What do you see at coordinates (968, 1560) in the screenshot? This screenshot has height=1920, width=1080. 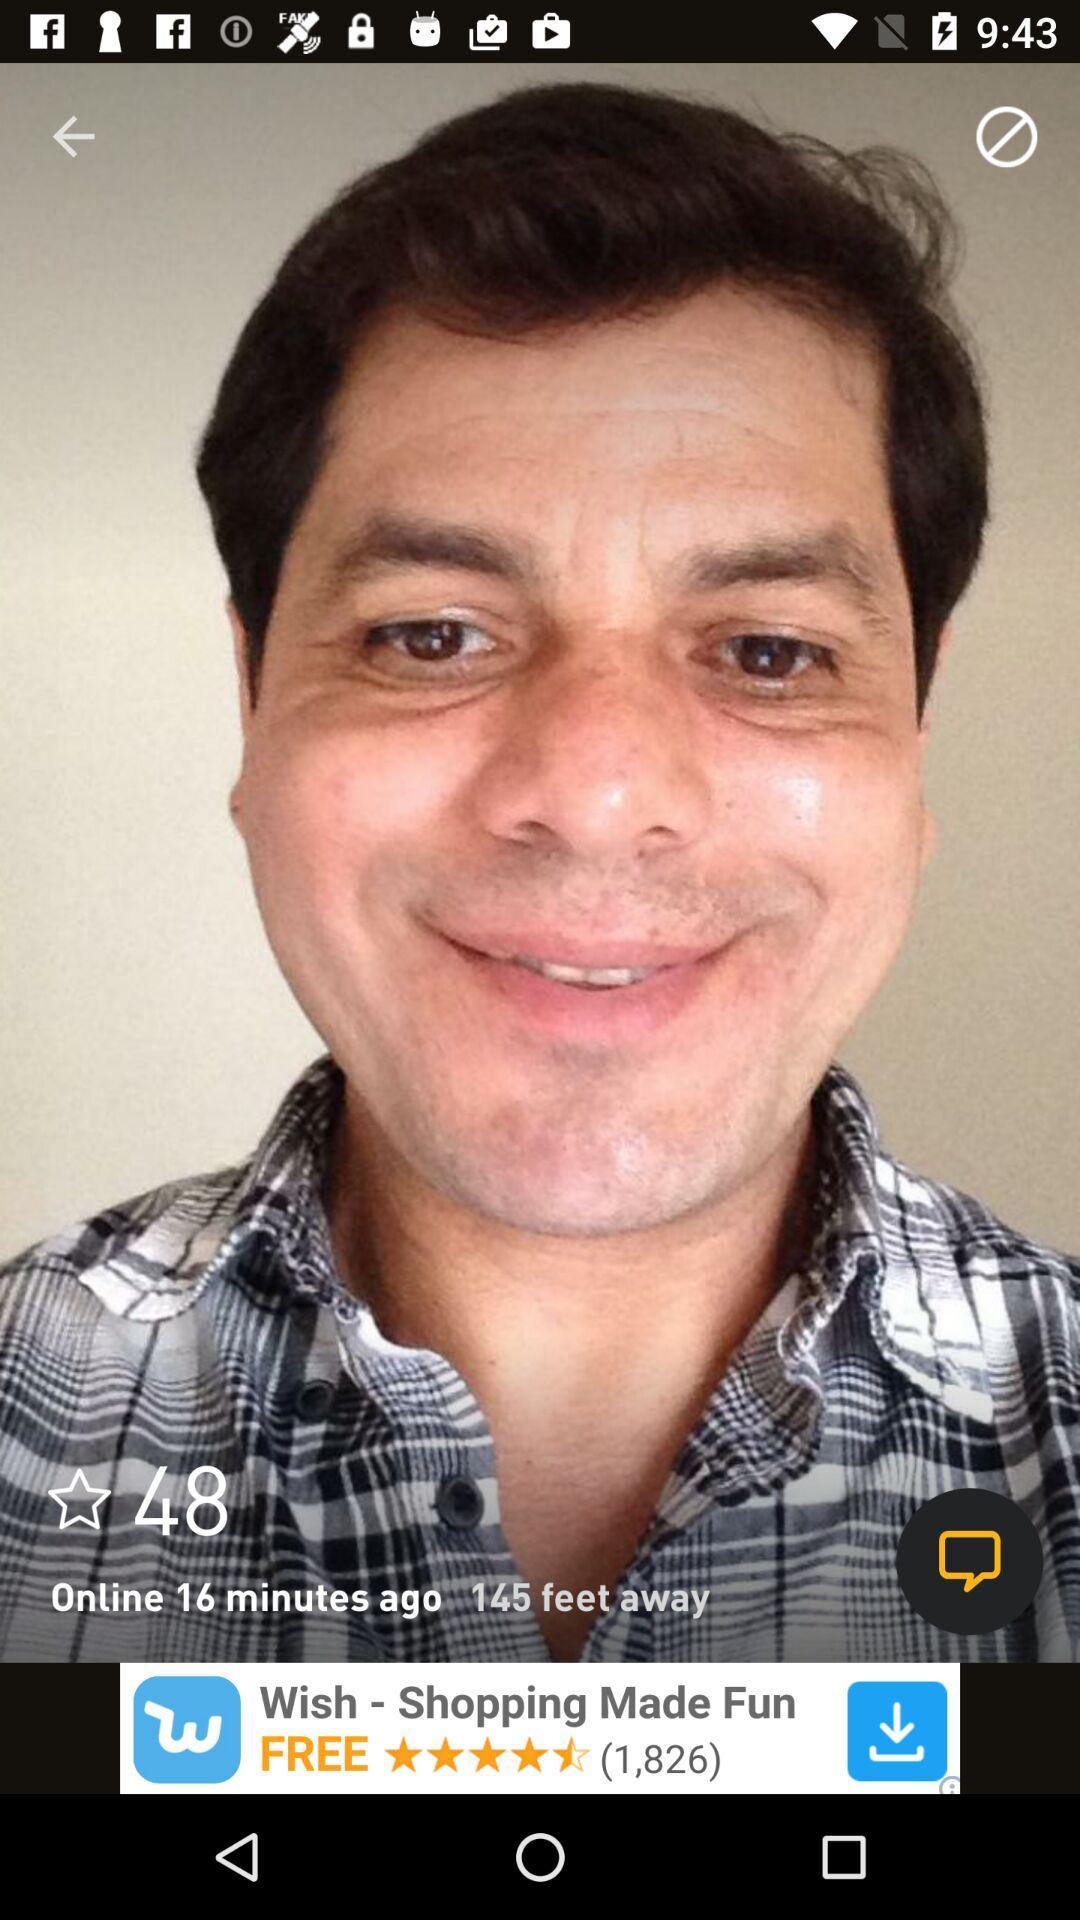 I see `send a message` at bounding box center [968, 1560].